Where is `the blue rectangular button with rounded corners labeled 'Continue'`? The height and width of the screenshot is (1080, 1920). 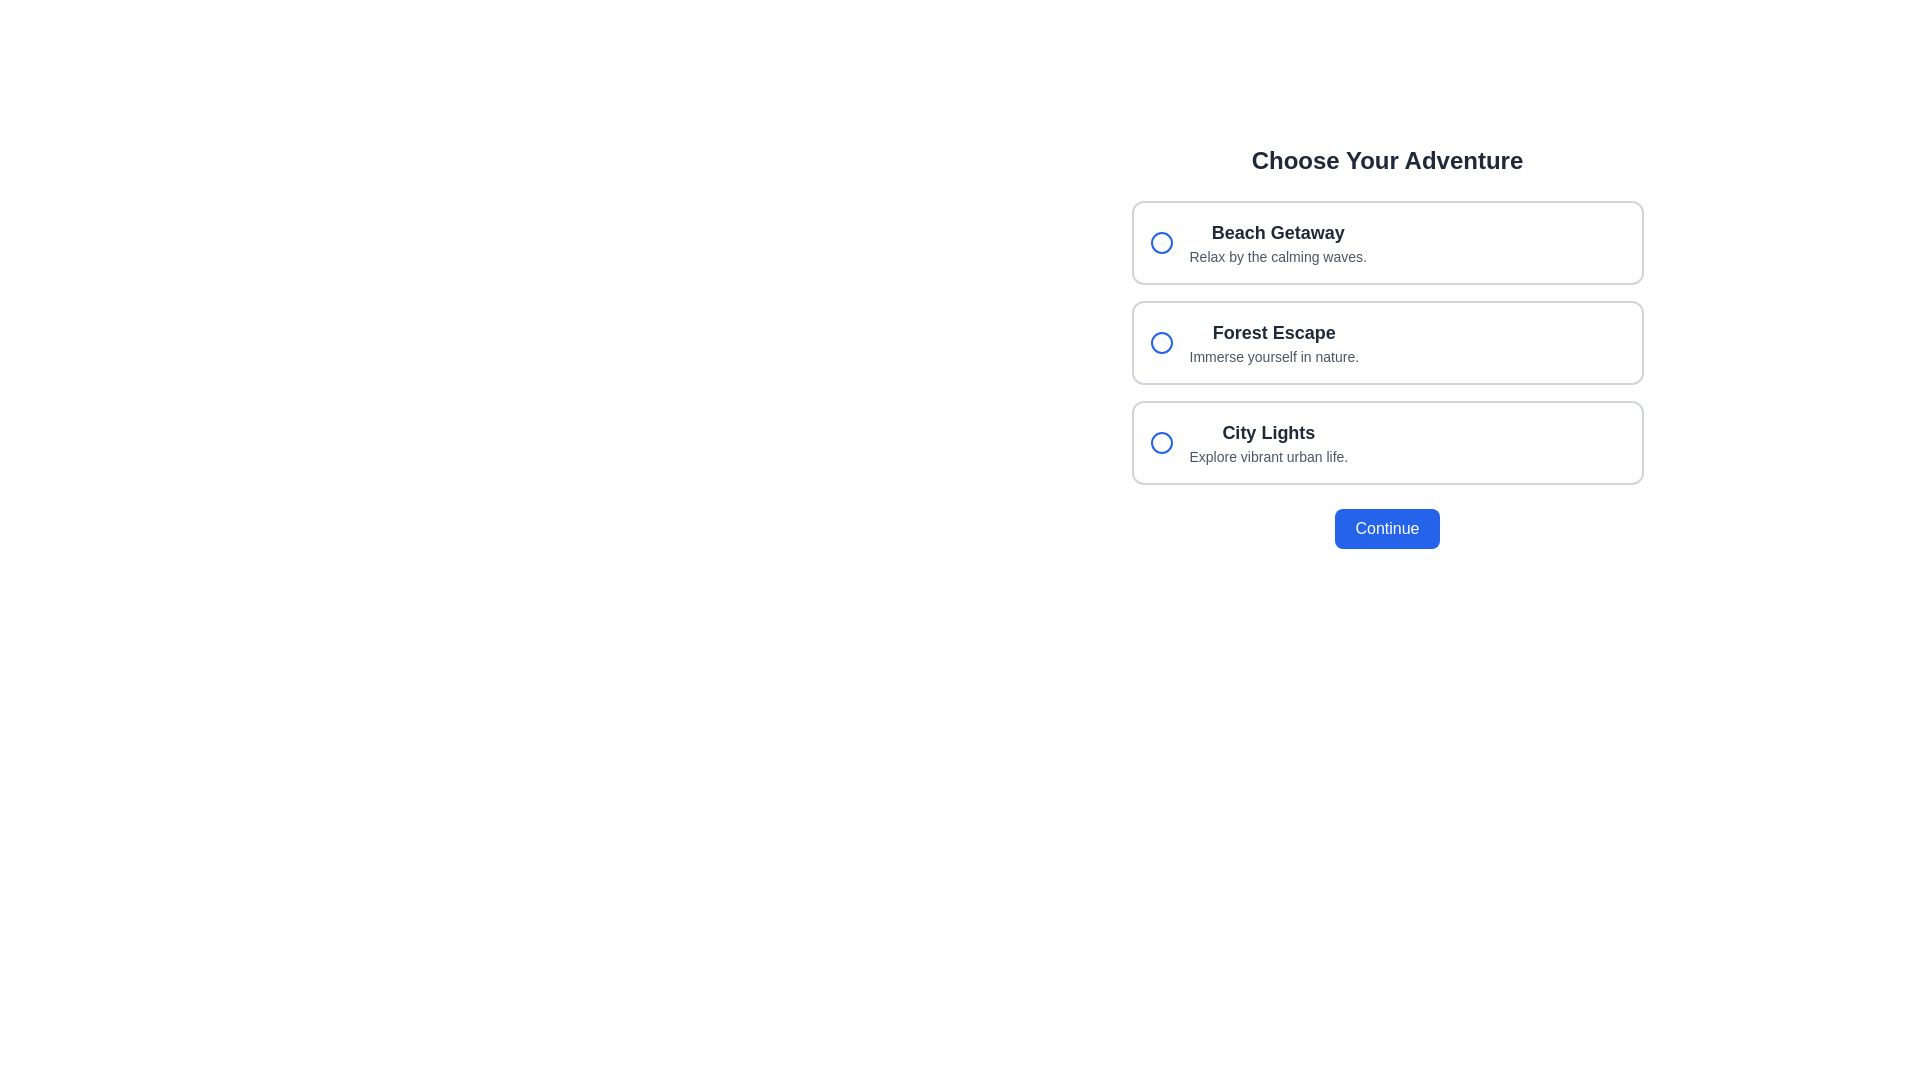 the blue rectangular button with rounded corners labeled 'Continue' is located at coordinates (1386, 527).